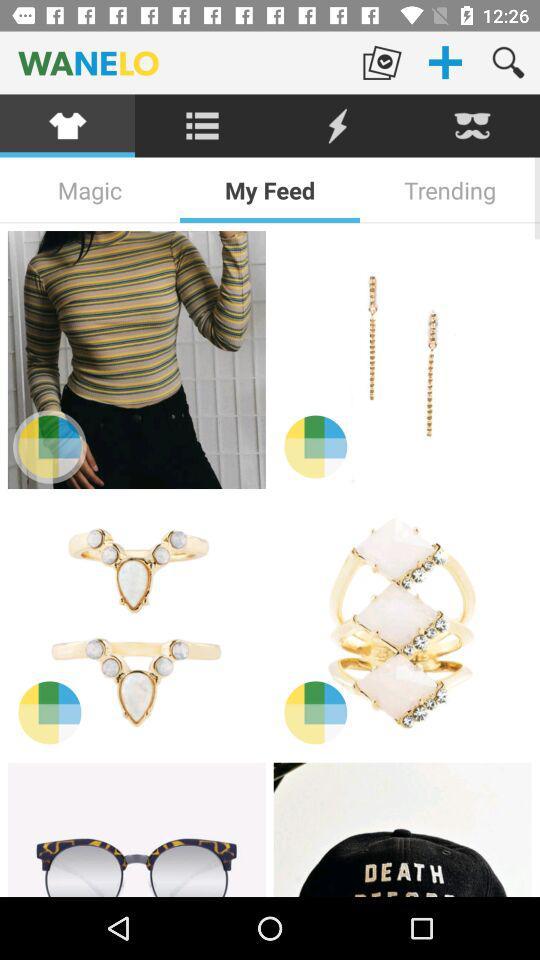  What do you see at coordinates (135, 360) in the screenshot?
I see `sweater` at bounding box center [135, 360].